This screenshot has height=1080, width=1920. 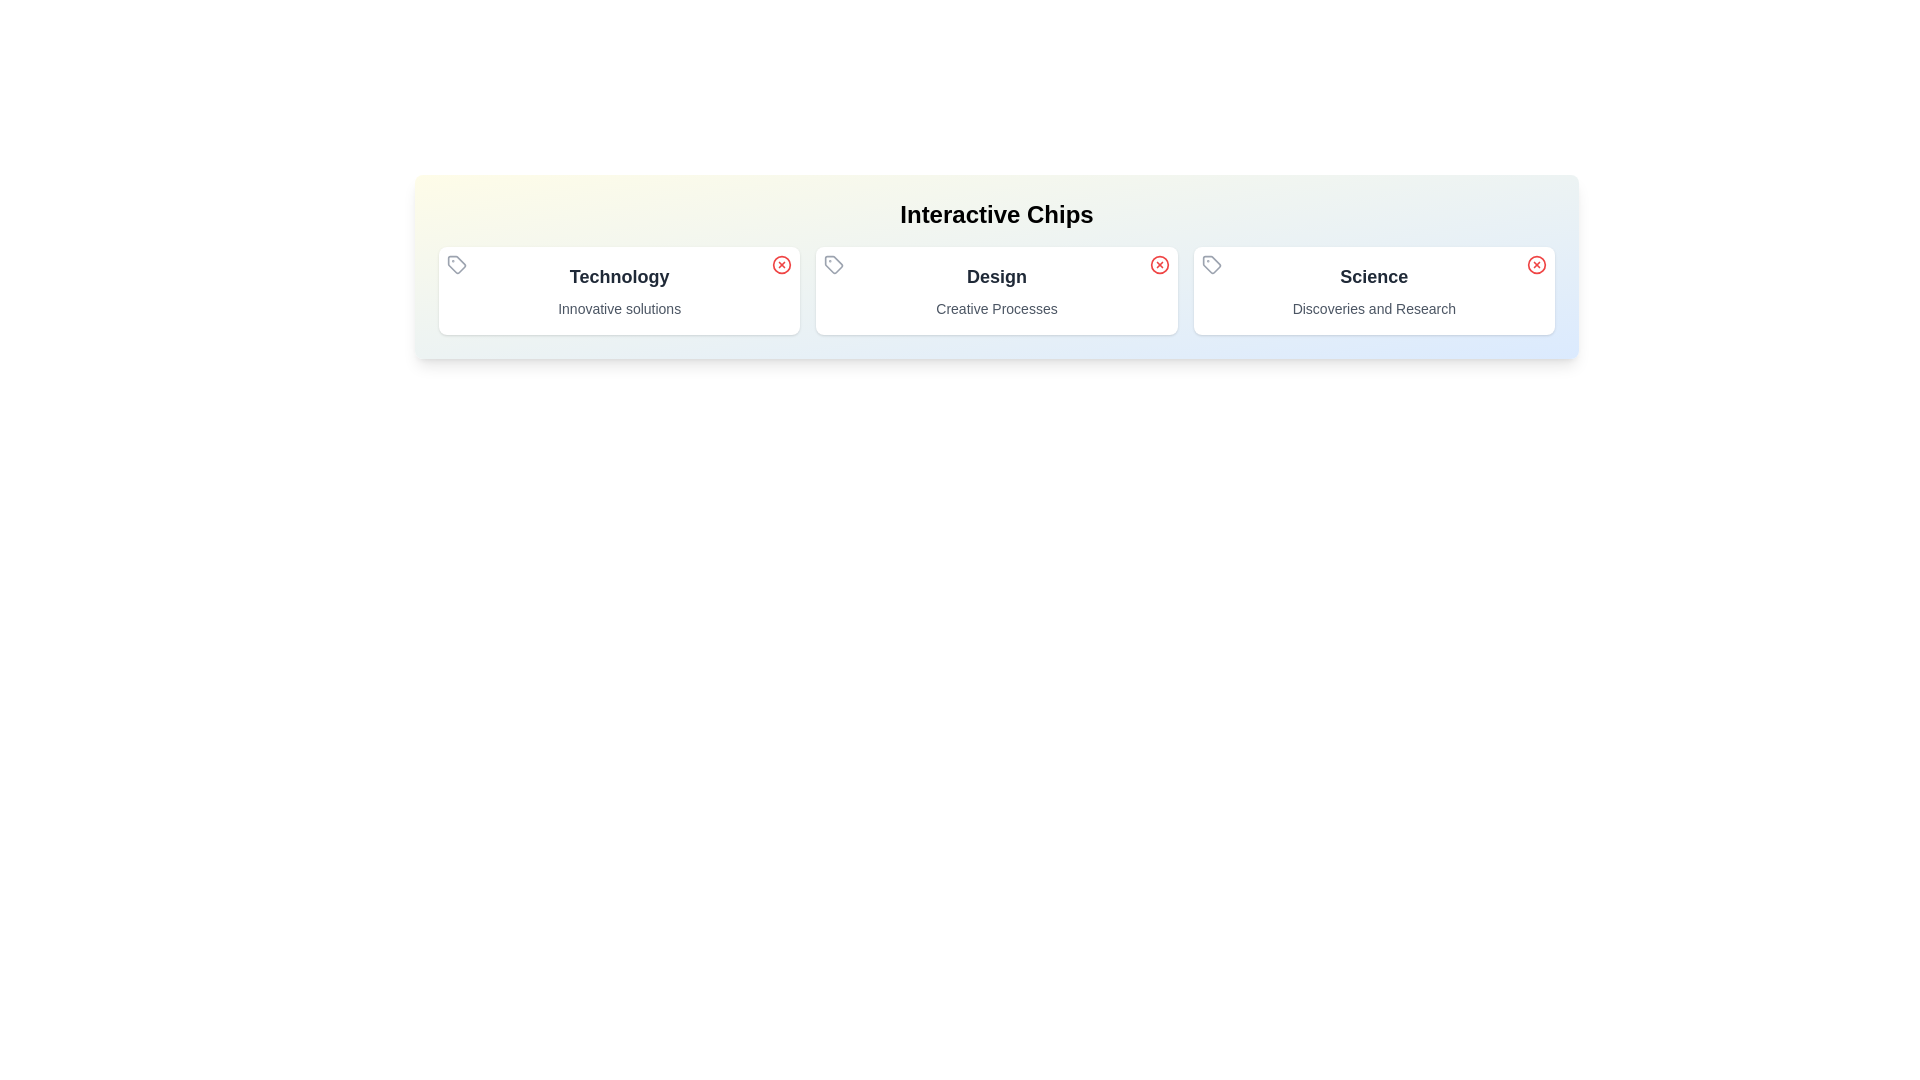 What do you see at coordinates (1209, 264) in the screenshot?
I see `the icon of the chip labeled Science` at bounding box center [1209, 264].